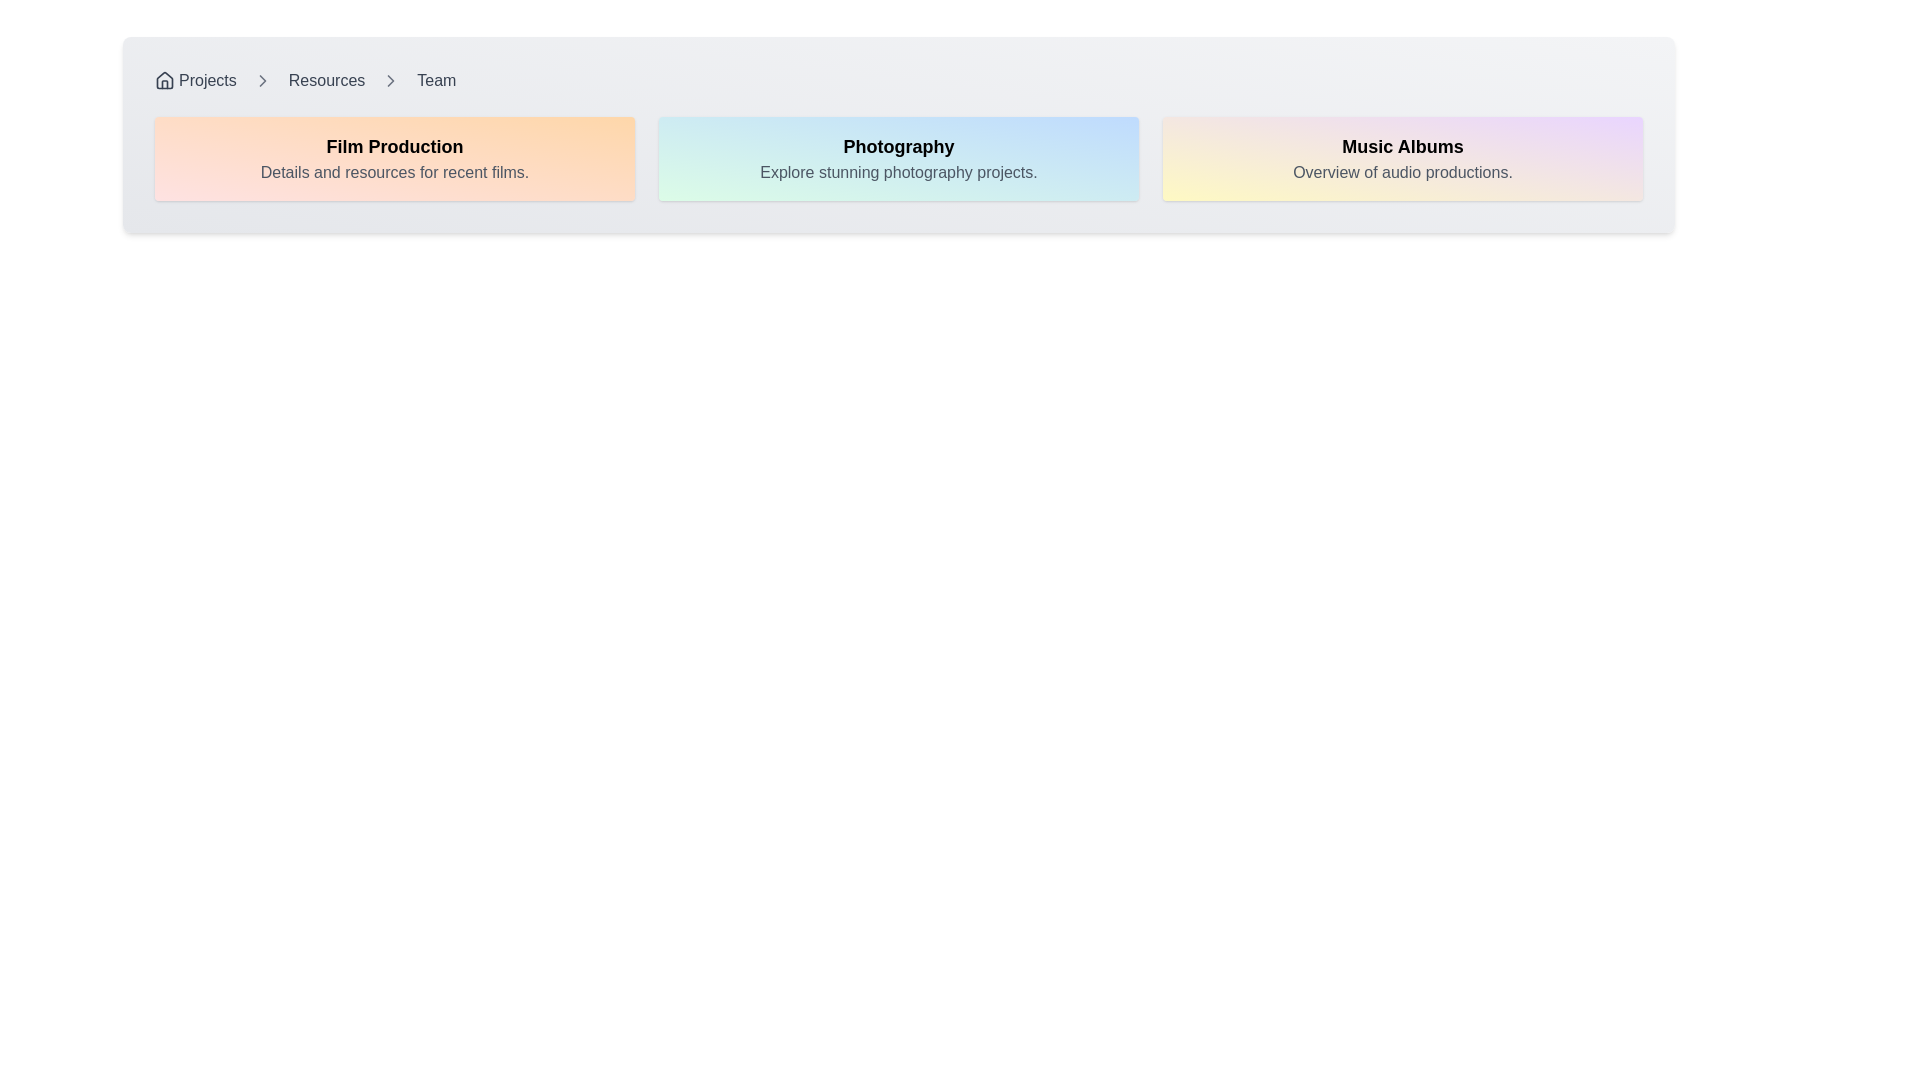 This screenshot has height=1080, width=1920. Describe the element at coordinates (195, 80) in the screenshot. I see `the 'Projects' clickable link with an icon` at that location.